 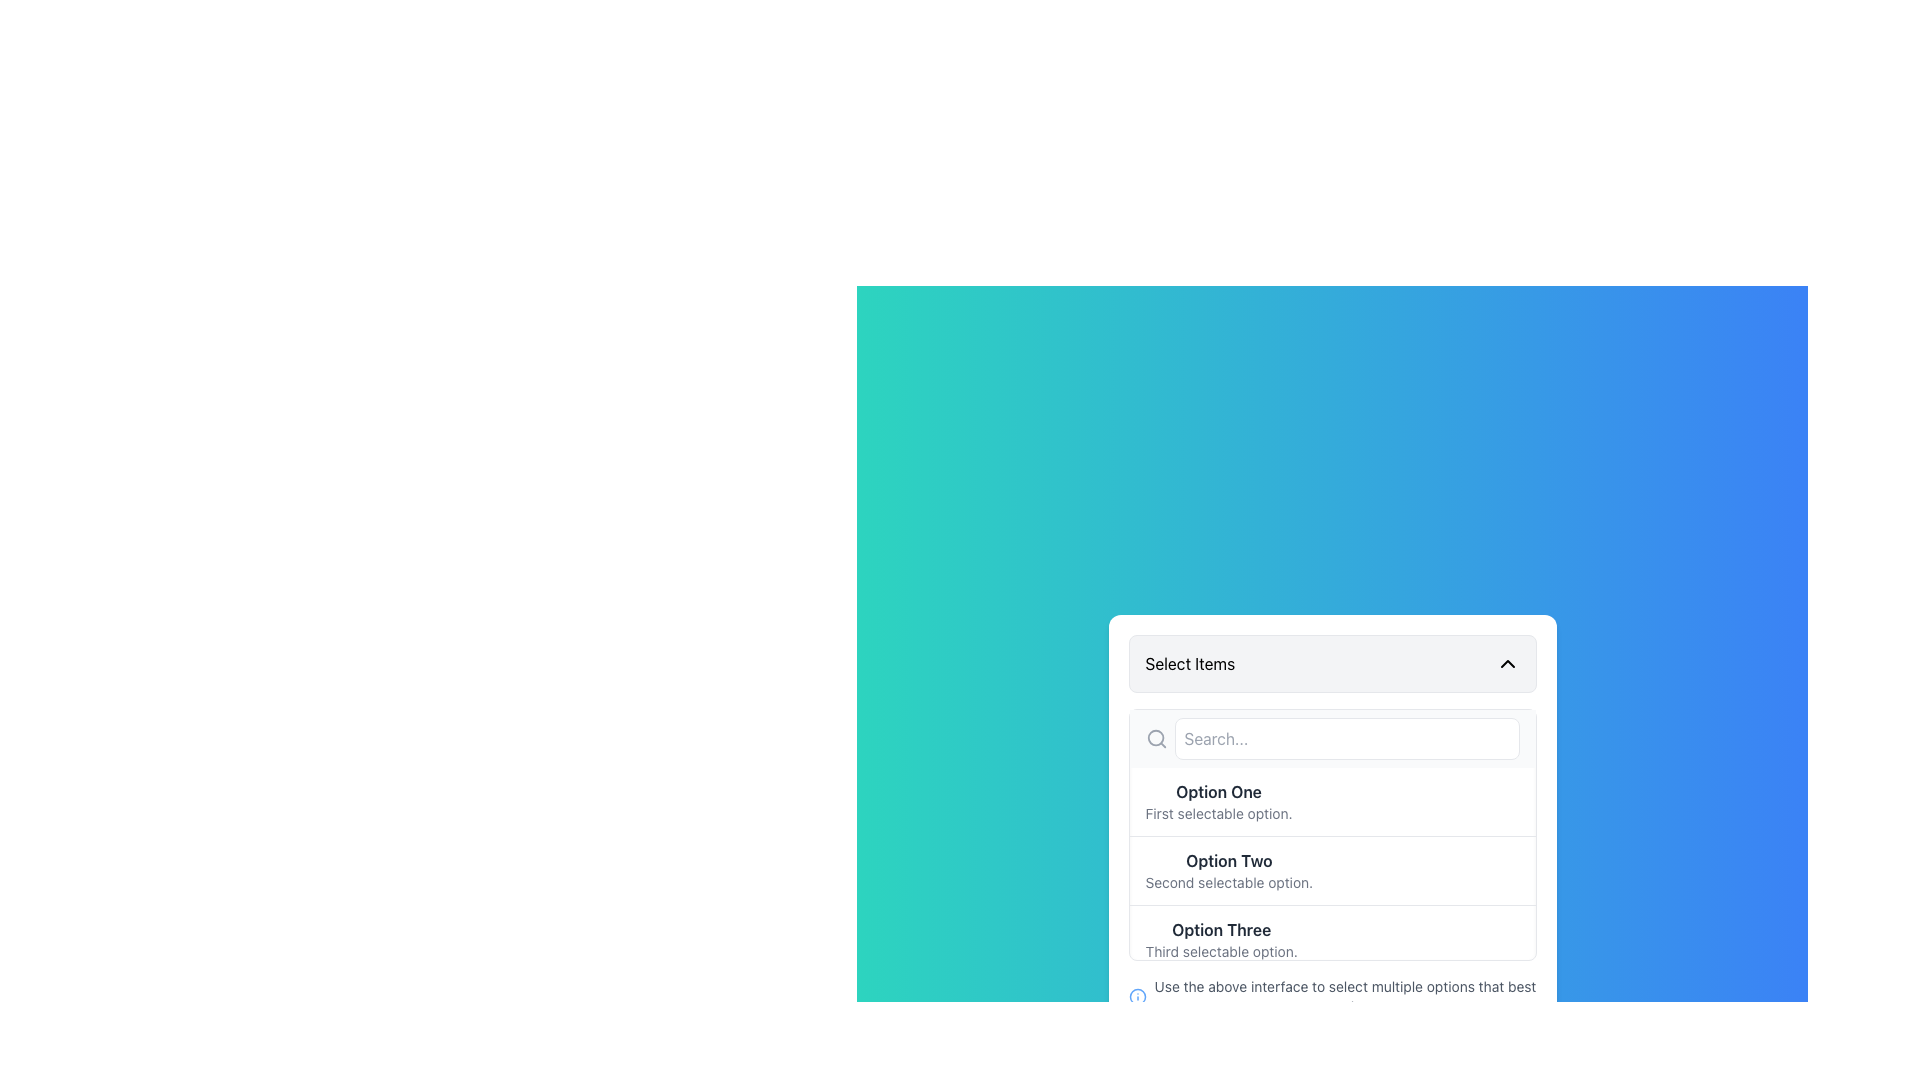 What do you see at coordinates (1220, 940) in the screenshot?
I see `the selectable list item labeled 'Option Three' that displays 'Third selectable option.' in a dropdown menu` at bounding box center [1220, 940].